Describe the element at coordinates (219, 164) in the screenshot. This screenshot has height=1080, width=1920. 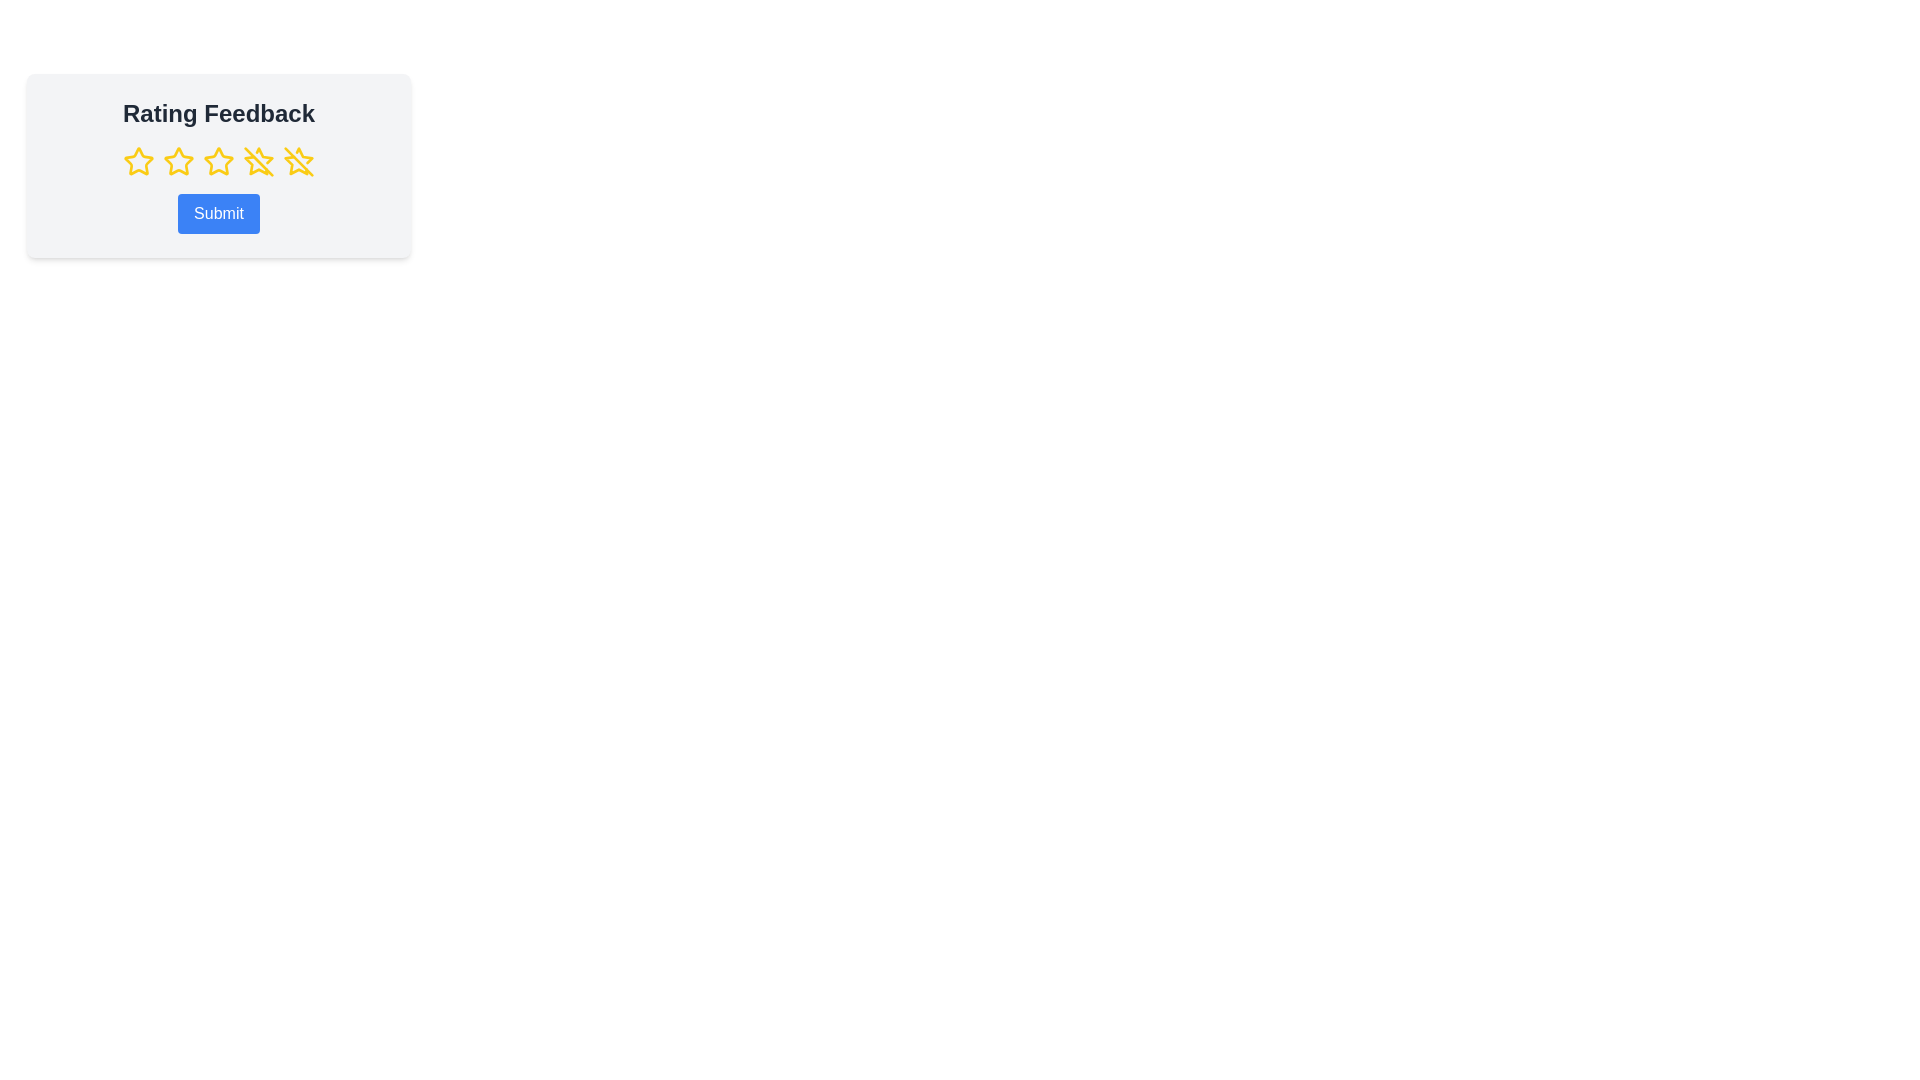
I see `on one of the star icons in the Interactive Rating Section labeled 'Rating Feedback'` at that location.